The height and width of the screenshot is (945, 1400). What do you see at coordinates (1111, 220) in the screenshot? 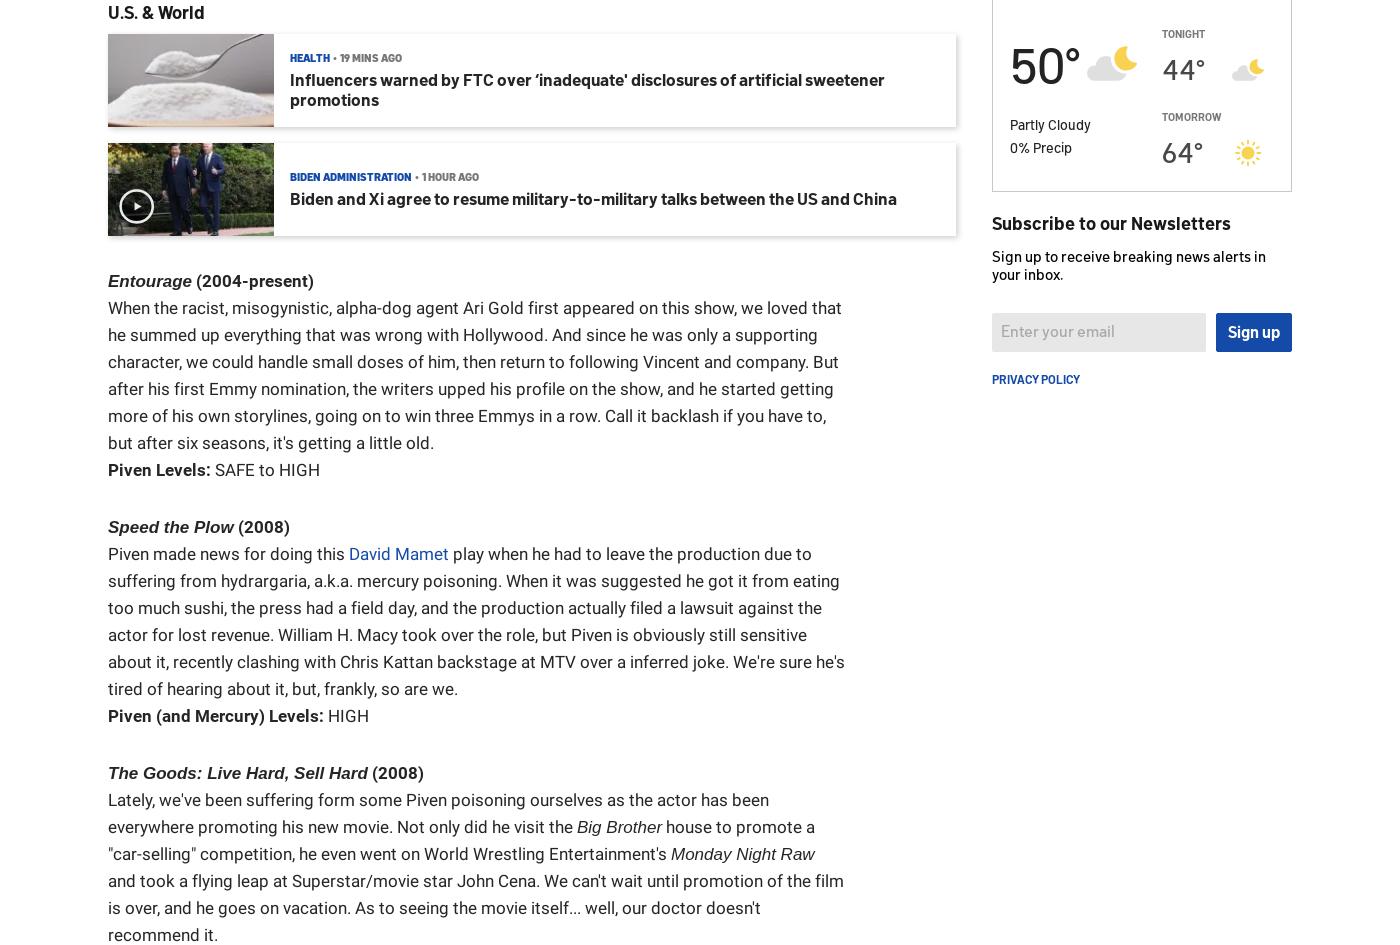
I see `'Subscribe to our Newsletters'` at bounding box center [1111, 220].